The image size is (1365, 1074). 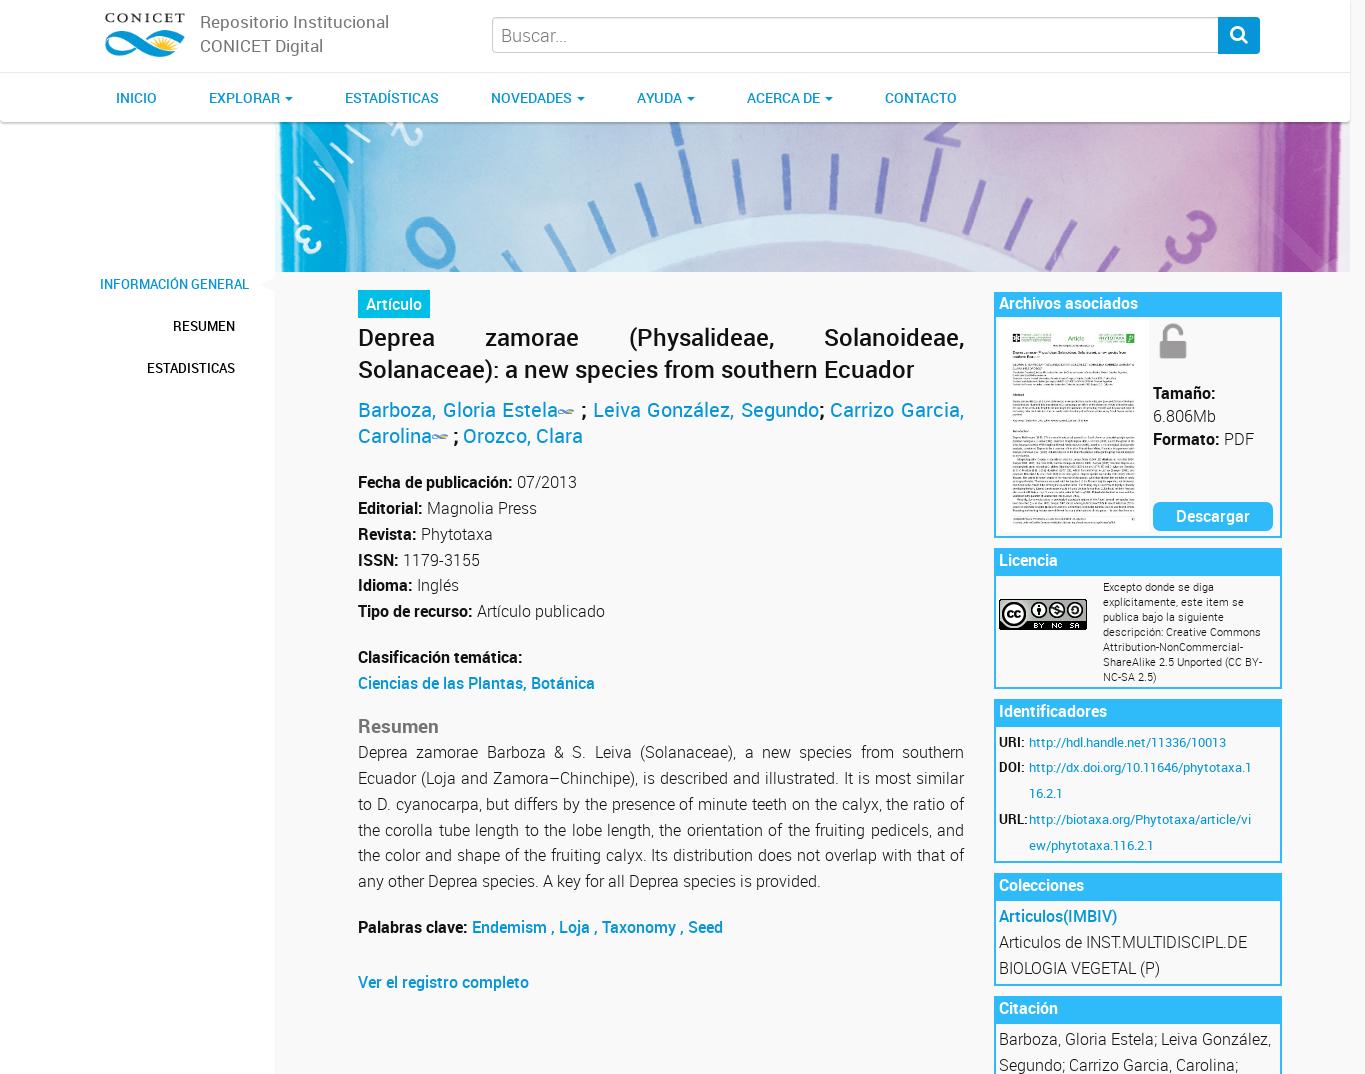 What do you see at coordinates (135, 97) in the screenshot?
I see `'Inicio'` at bounding box center [135, 97].